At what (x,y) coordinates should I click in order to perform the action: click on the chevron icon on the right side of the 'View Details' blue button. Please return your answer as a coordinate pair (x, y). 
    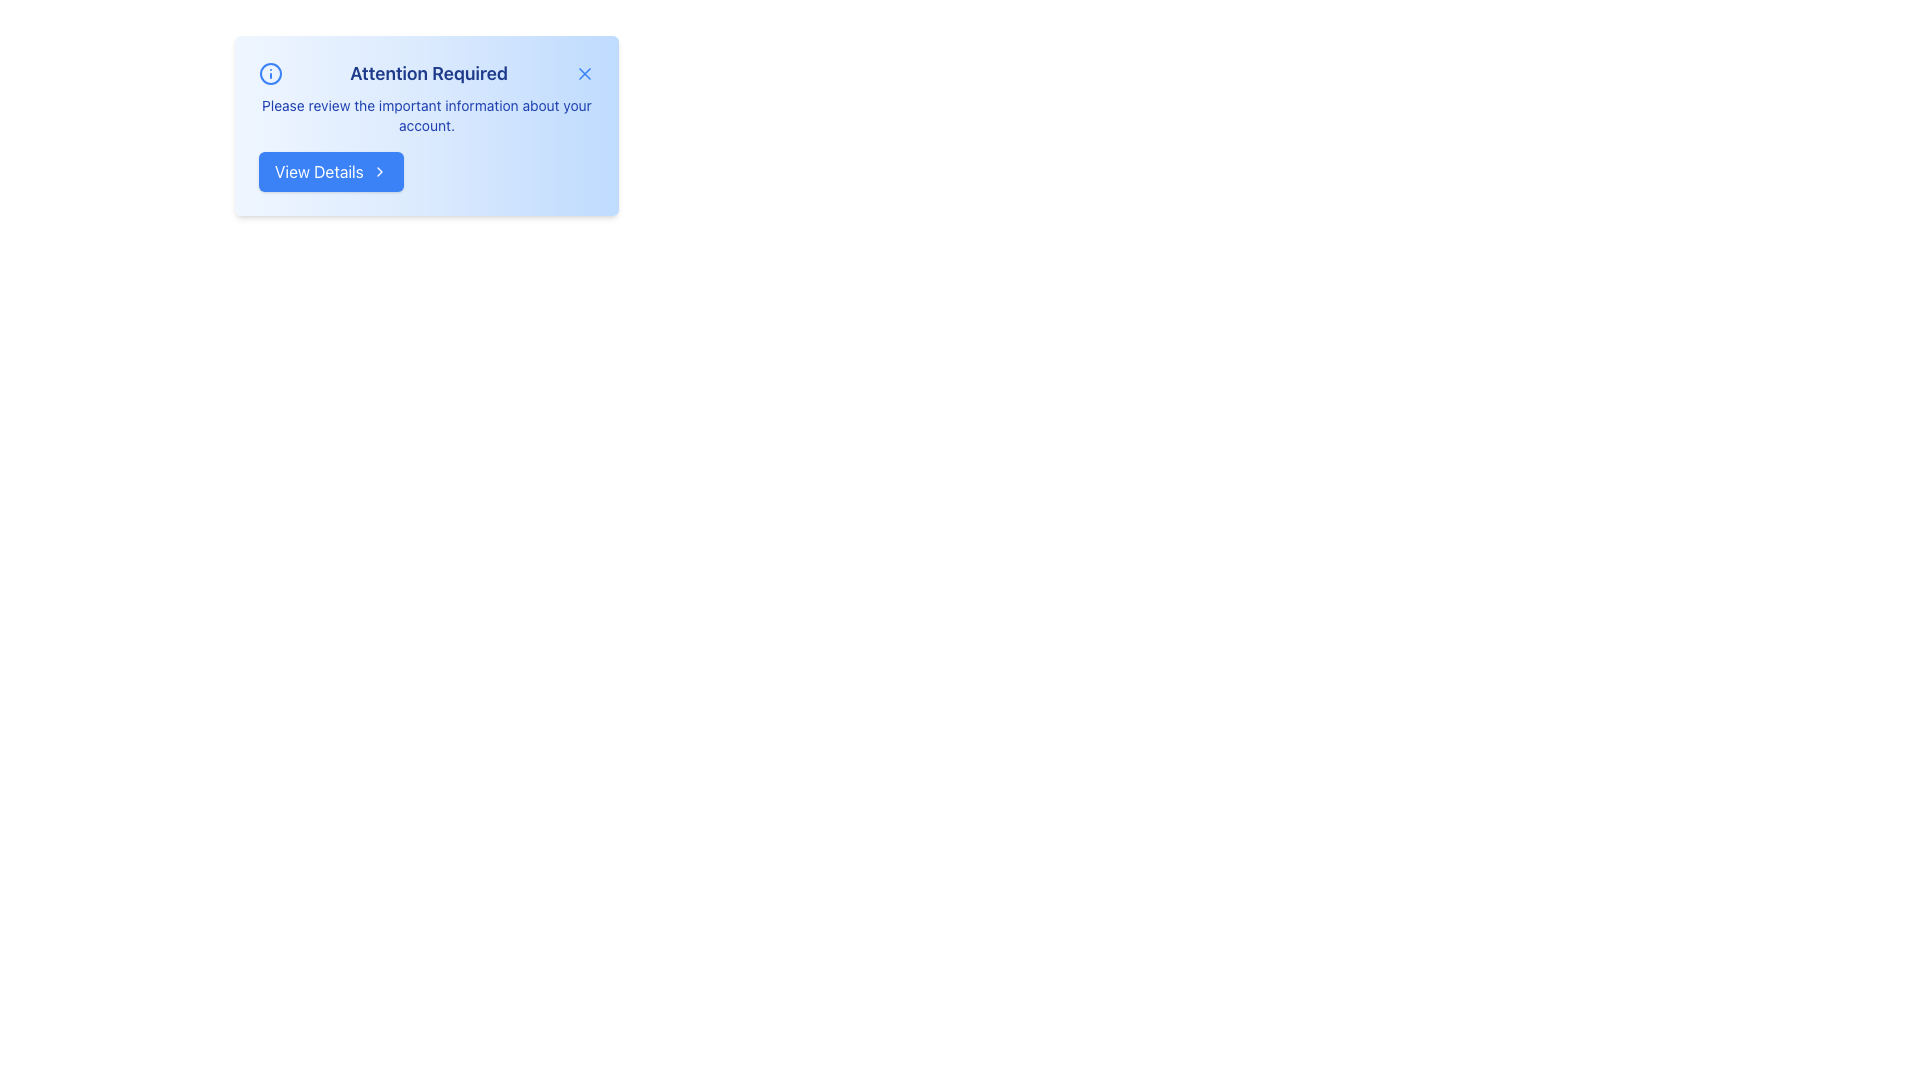
    Looking at the image, I should click on (379, 171).